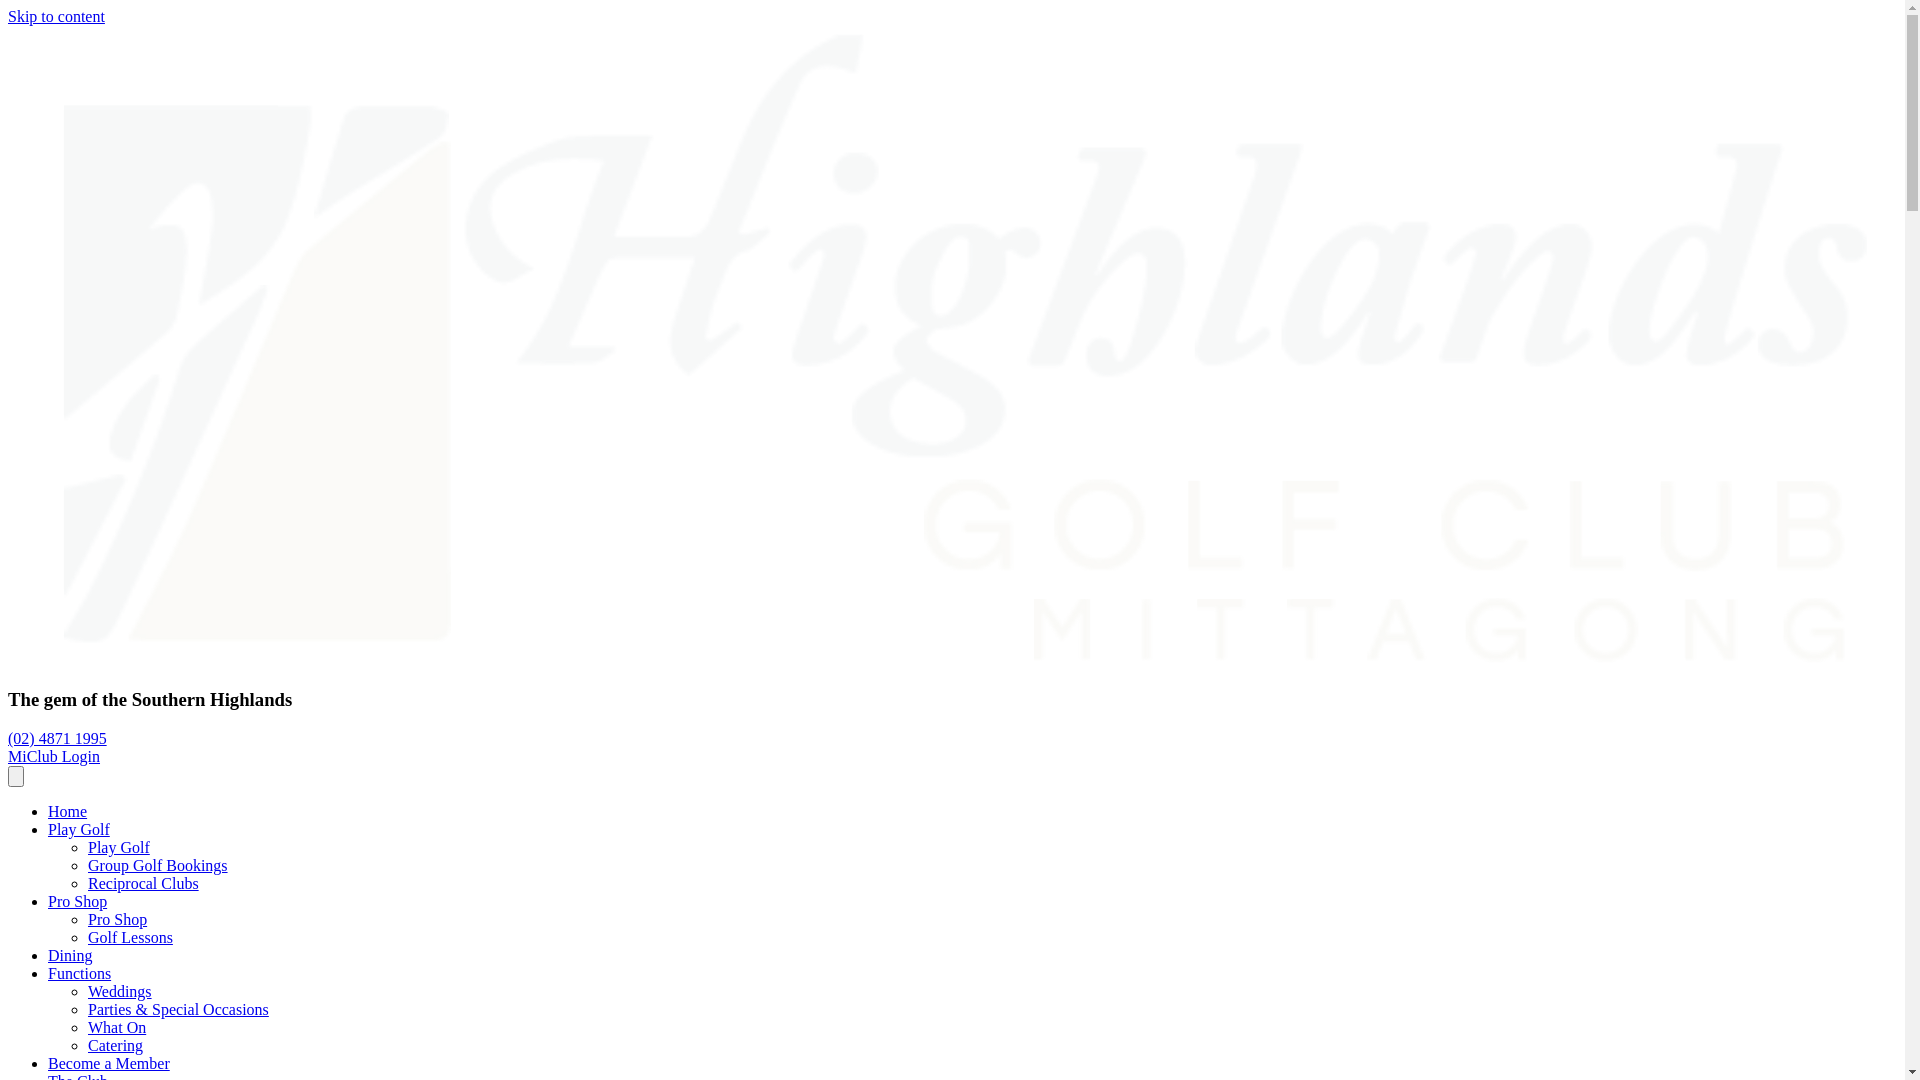  Describe the element at coordinates (77, 901) in the screenshot. I see `'Pro Shop'` at that location.